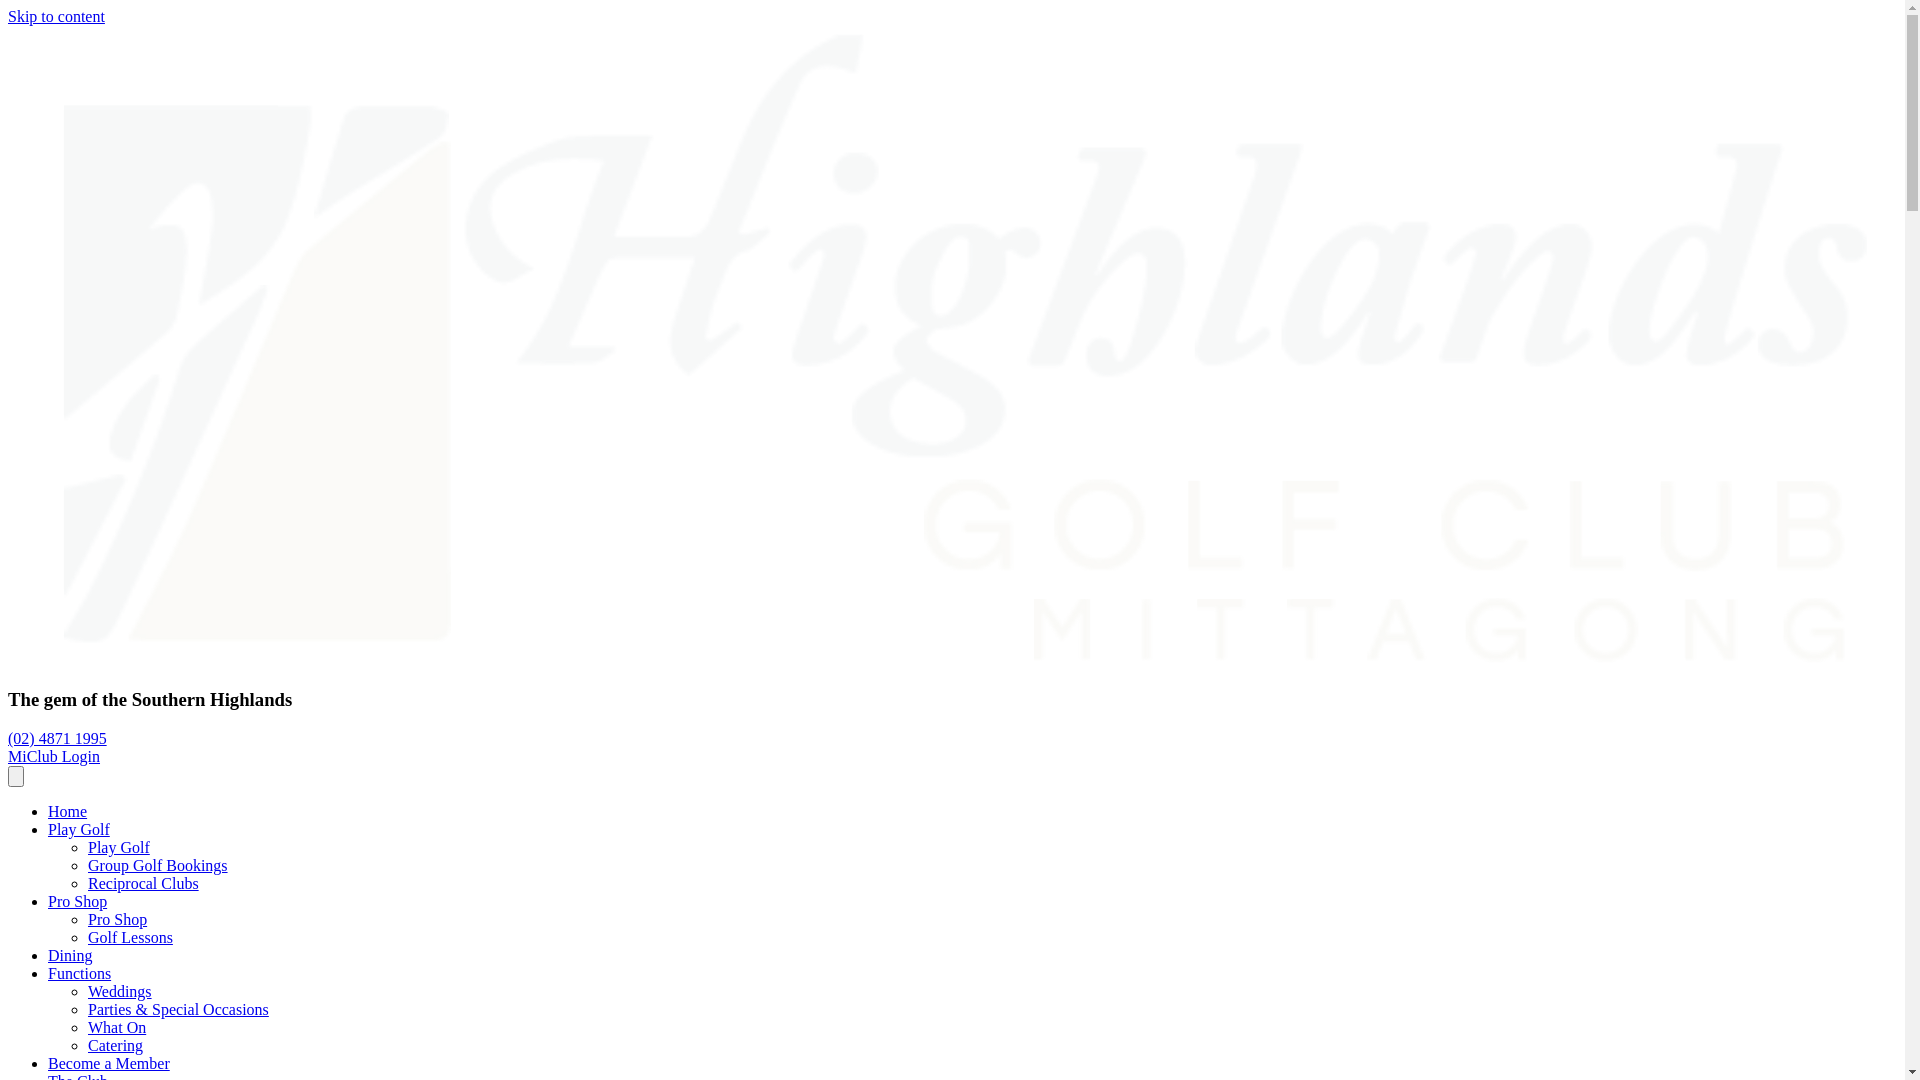  Describe the element at coordinates (77, 901) in the screenshot. I see `'Pro Shop'` at that location.